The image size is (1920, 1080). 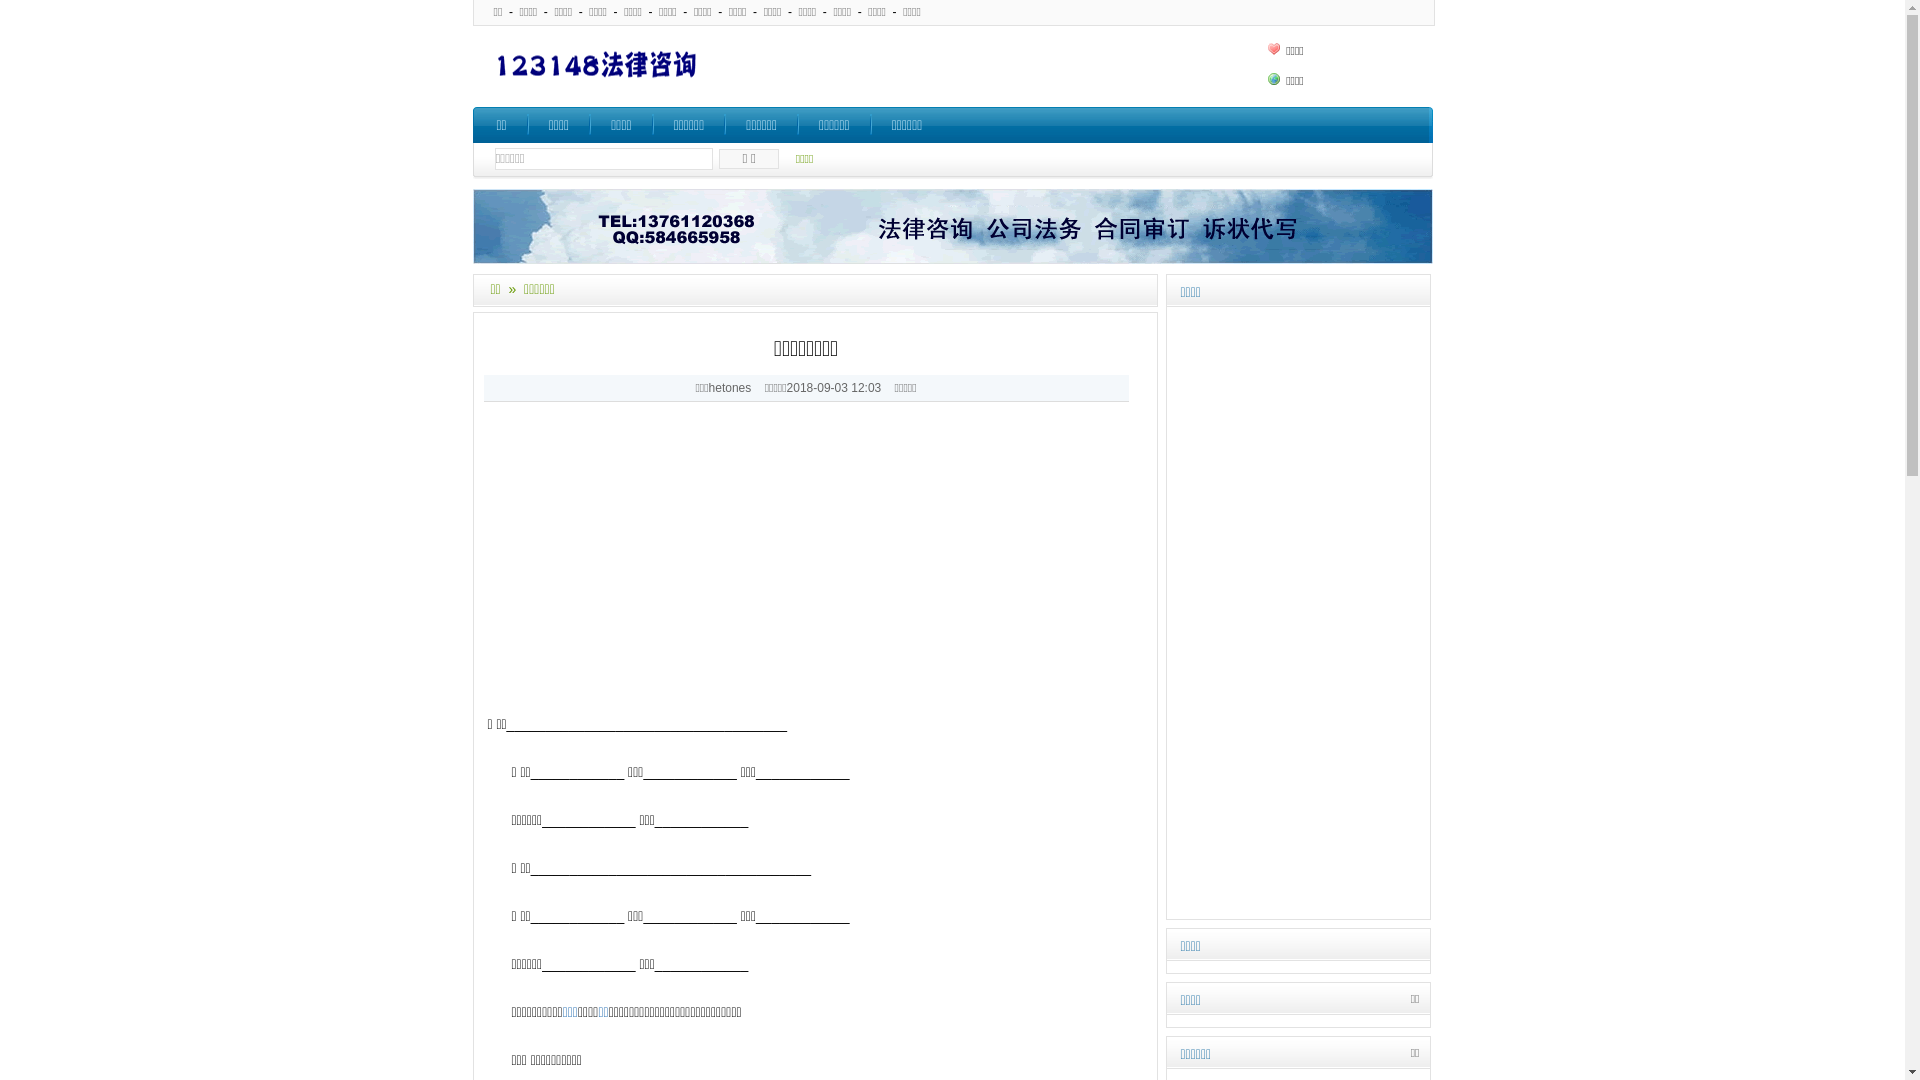 I want to click on 'Advertisement', so click(x=815, y=571).